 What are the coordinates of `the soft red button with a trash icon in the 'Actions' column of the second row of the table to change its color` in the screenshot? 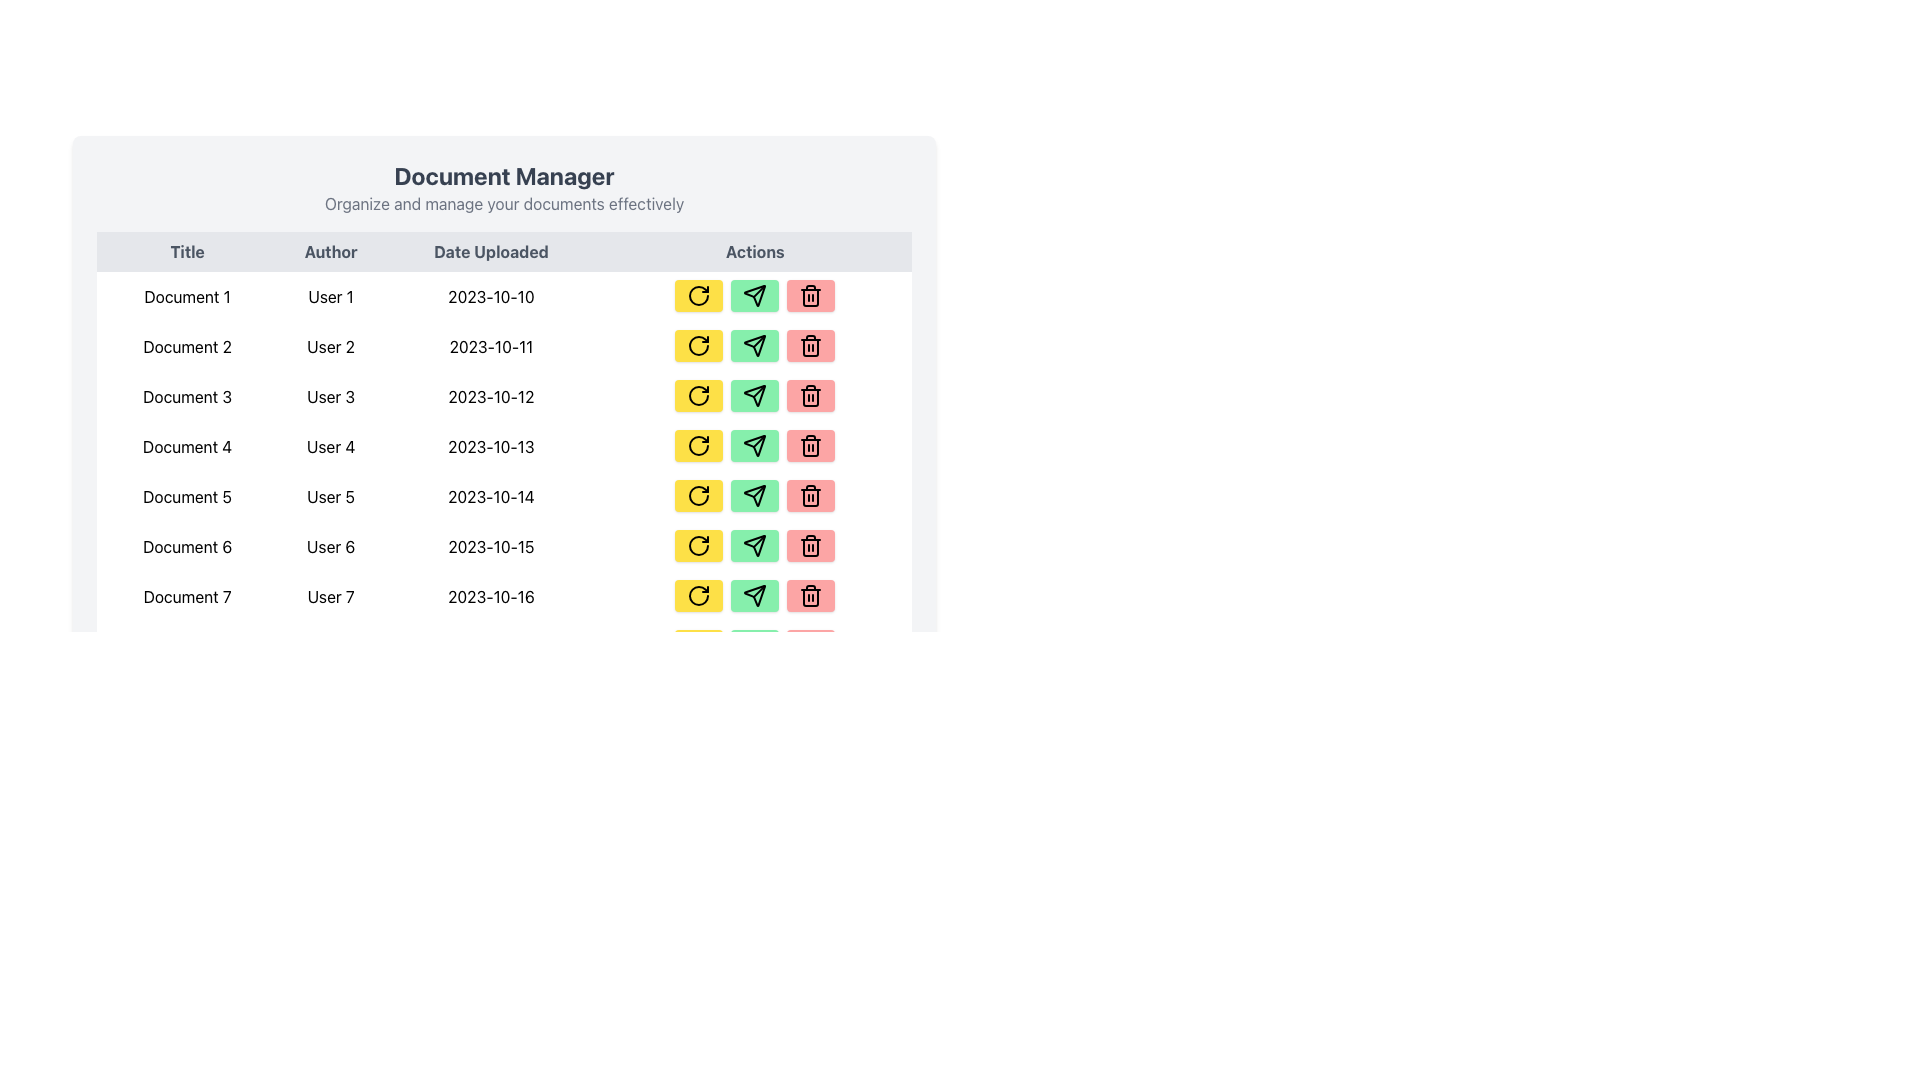 It's located at (811, 345).